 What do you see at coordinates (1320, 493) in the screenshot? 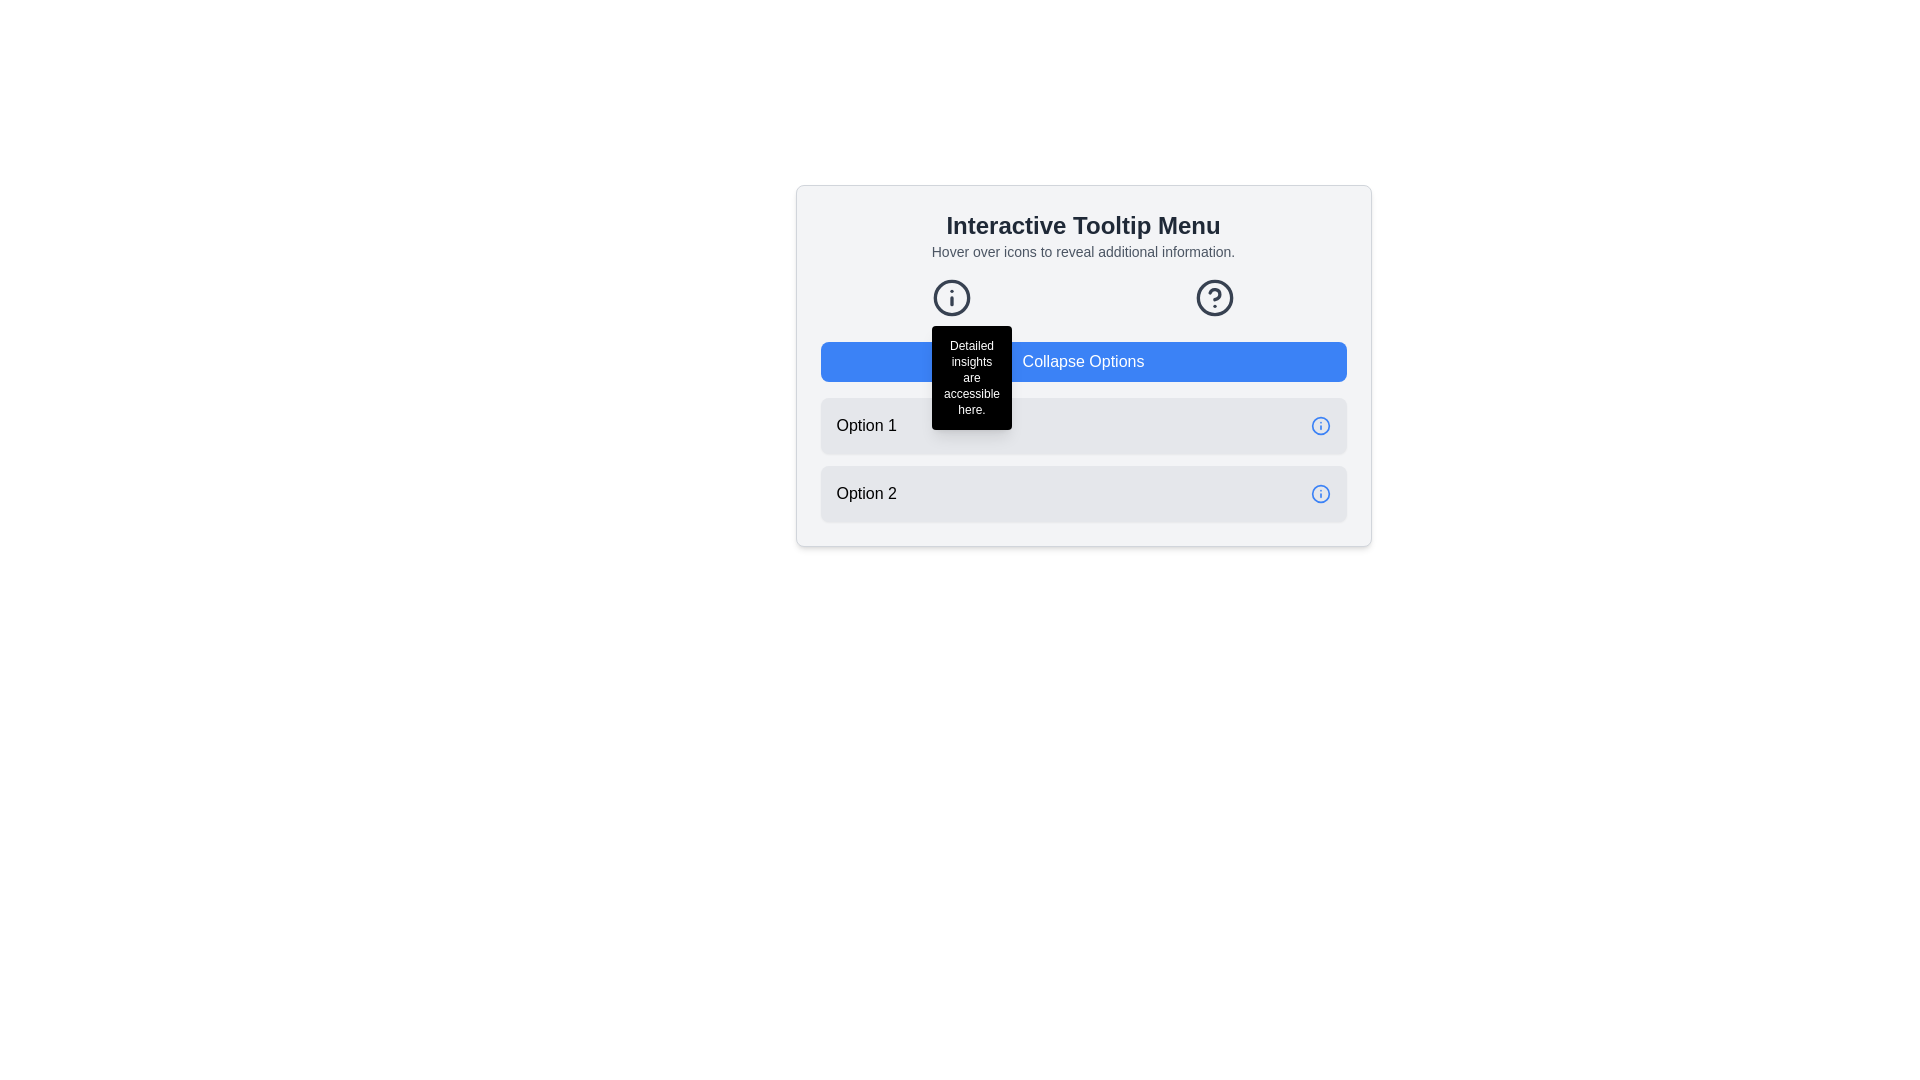
I see `the blue circular icon located within the gray section labeled 'Option 2'` at bounding box center [1320, 493].